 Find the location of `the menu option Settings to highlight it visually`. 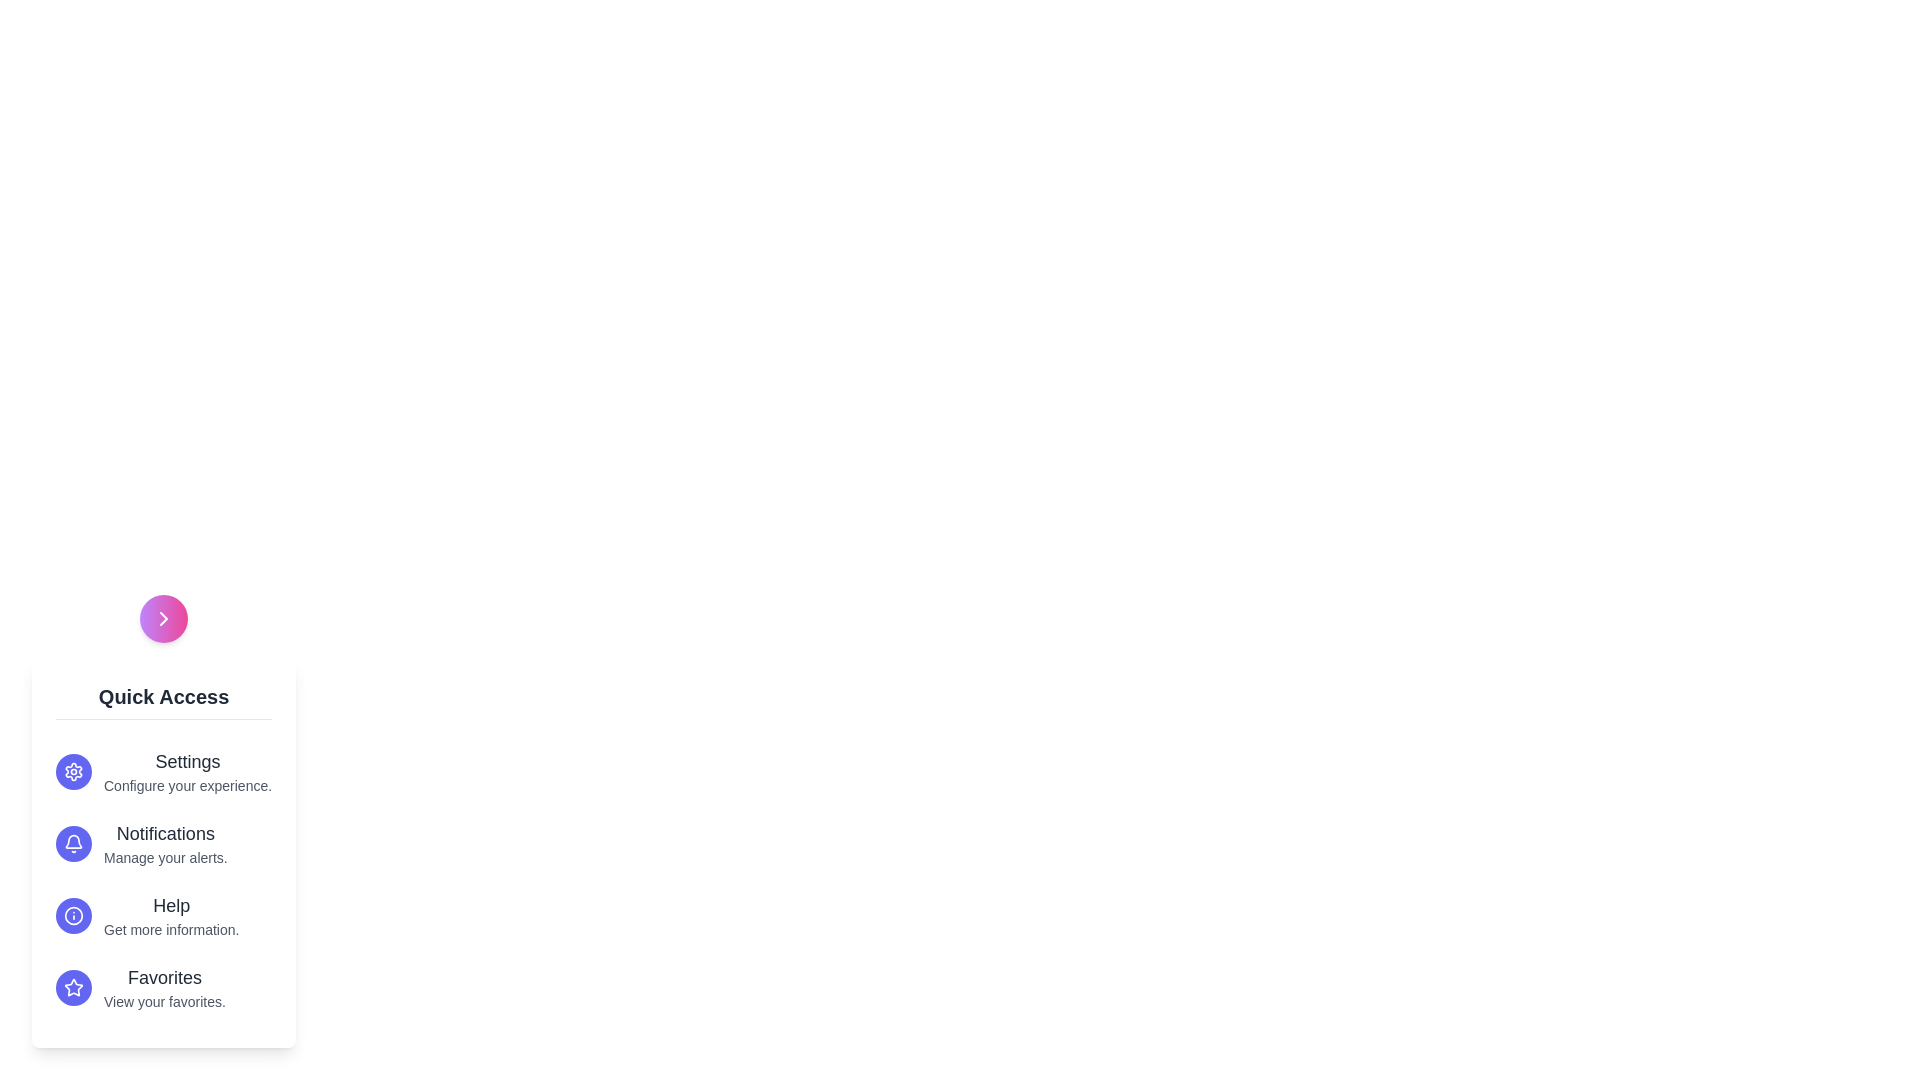

the menu option Settings to highlight it visually is located at coordinates (163, 770).